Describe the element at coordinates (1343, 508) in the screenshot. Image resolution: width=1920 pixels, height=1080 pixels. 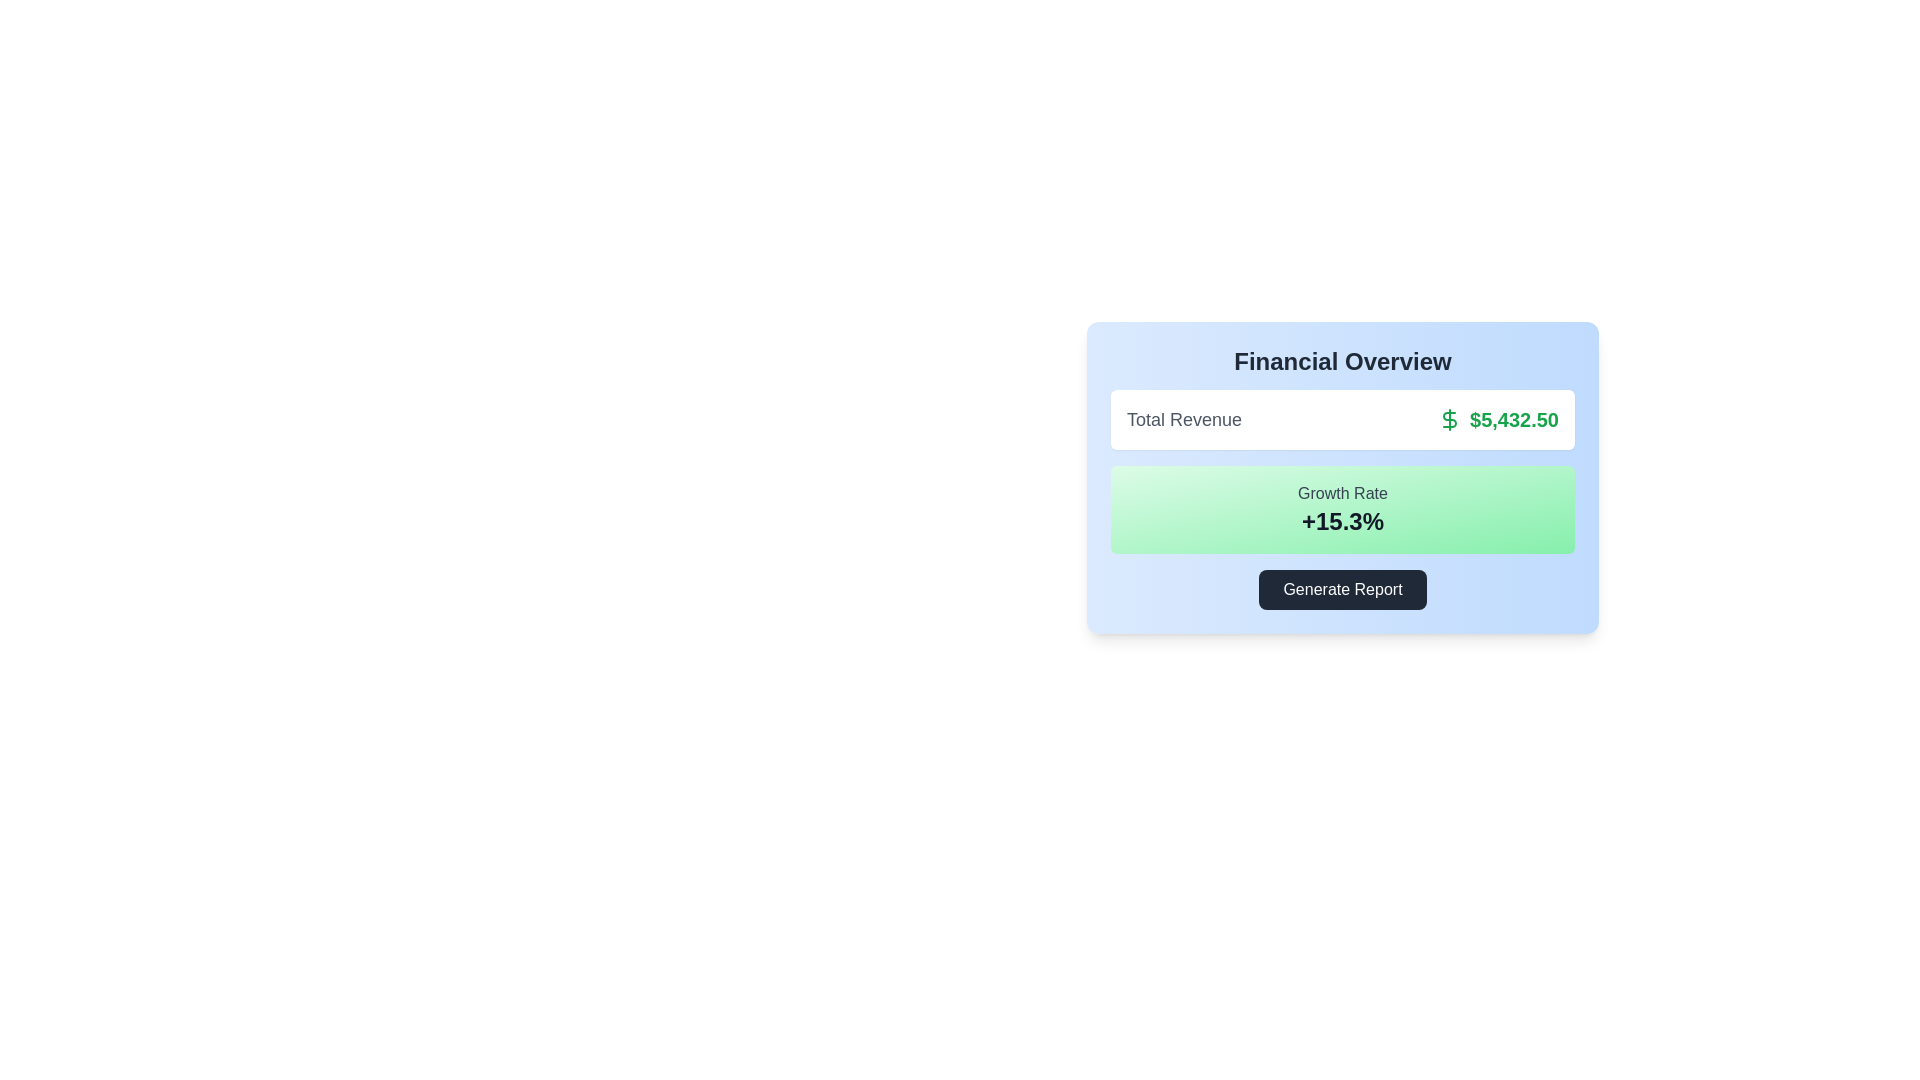
I see `the static information display element that shows the growth rate information, located below the 'Total Revenue' section and above the 'Generate Report' button` at that location.